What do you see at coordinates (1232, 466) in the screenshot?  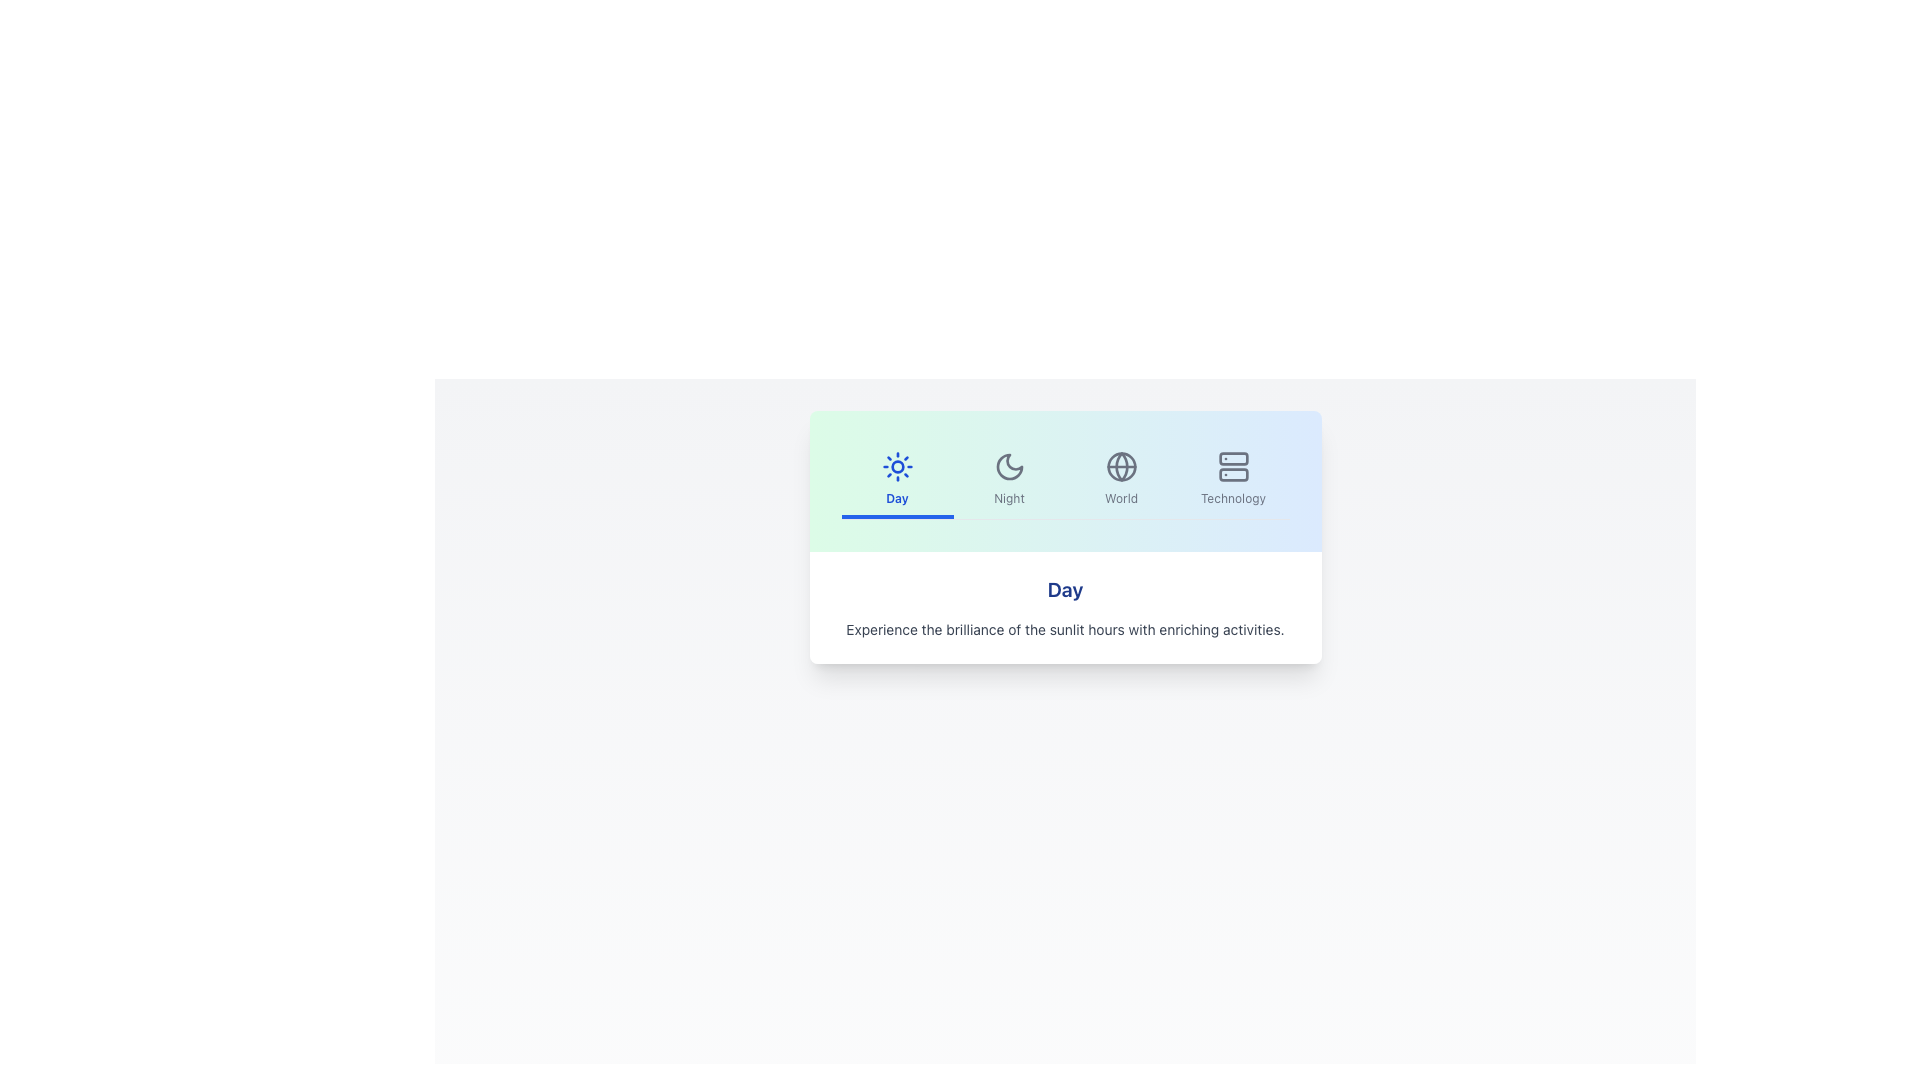 I see `the dual-row icon resembling a simplified server rack located in the 'Technology' section of the tab menu` at bounding box center [1232, 466].